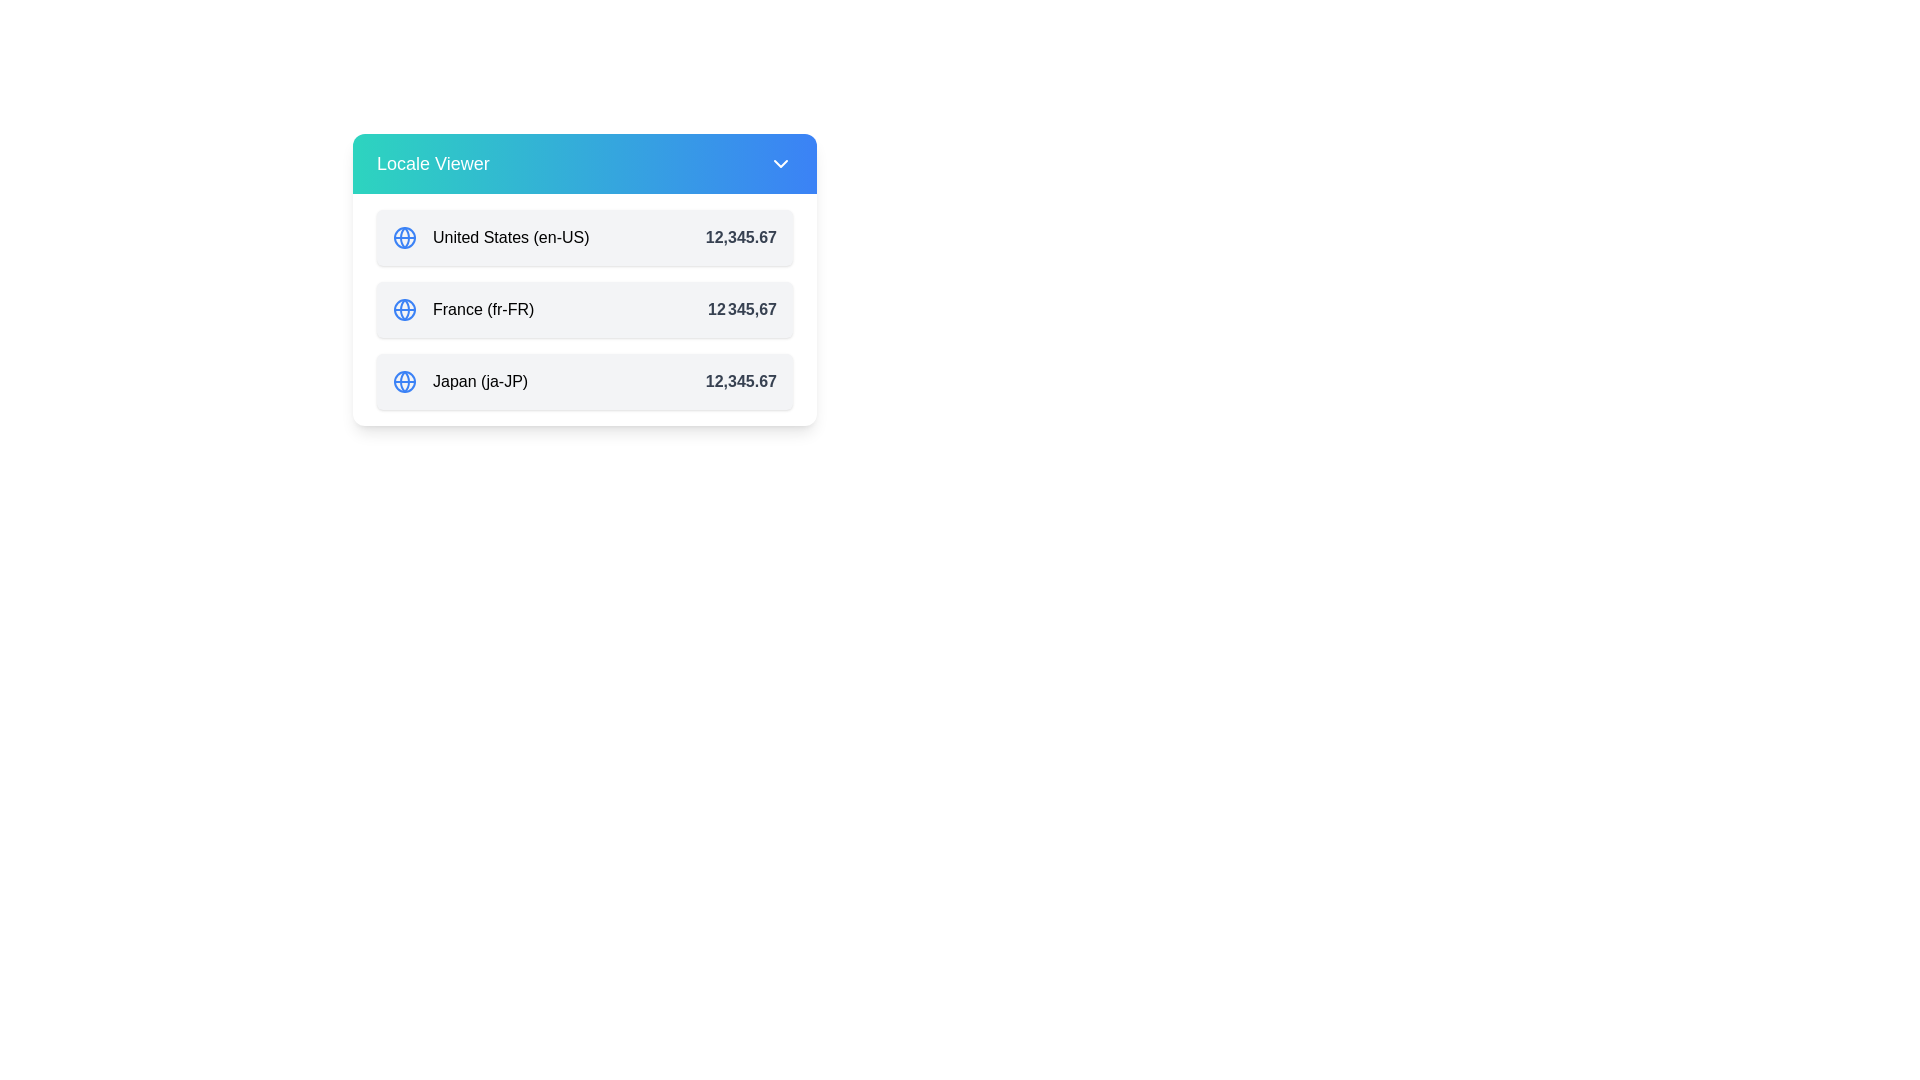 The width and height of the screenshot is (1920, 1080). Describe the element at coordinates (462, 309) in the screenshot. I see `the text label 'France (fr-FR)' which is part of a vertically stacked list, positioned to the right of a blue globe icon` at that location.